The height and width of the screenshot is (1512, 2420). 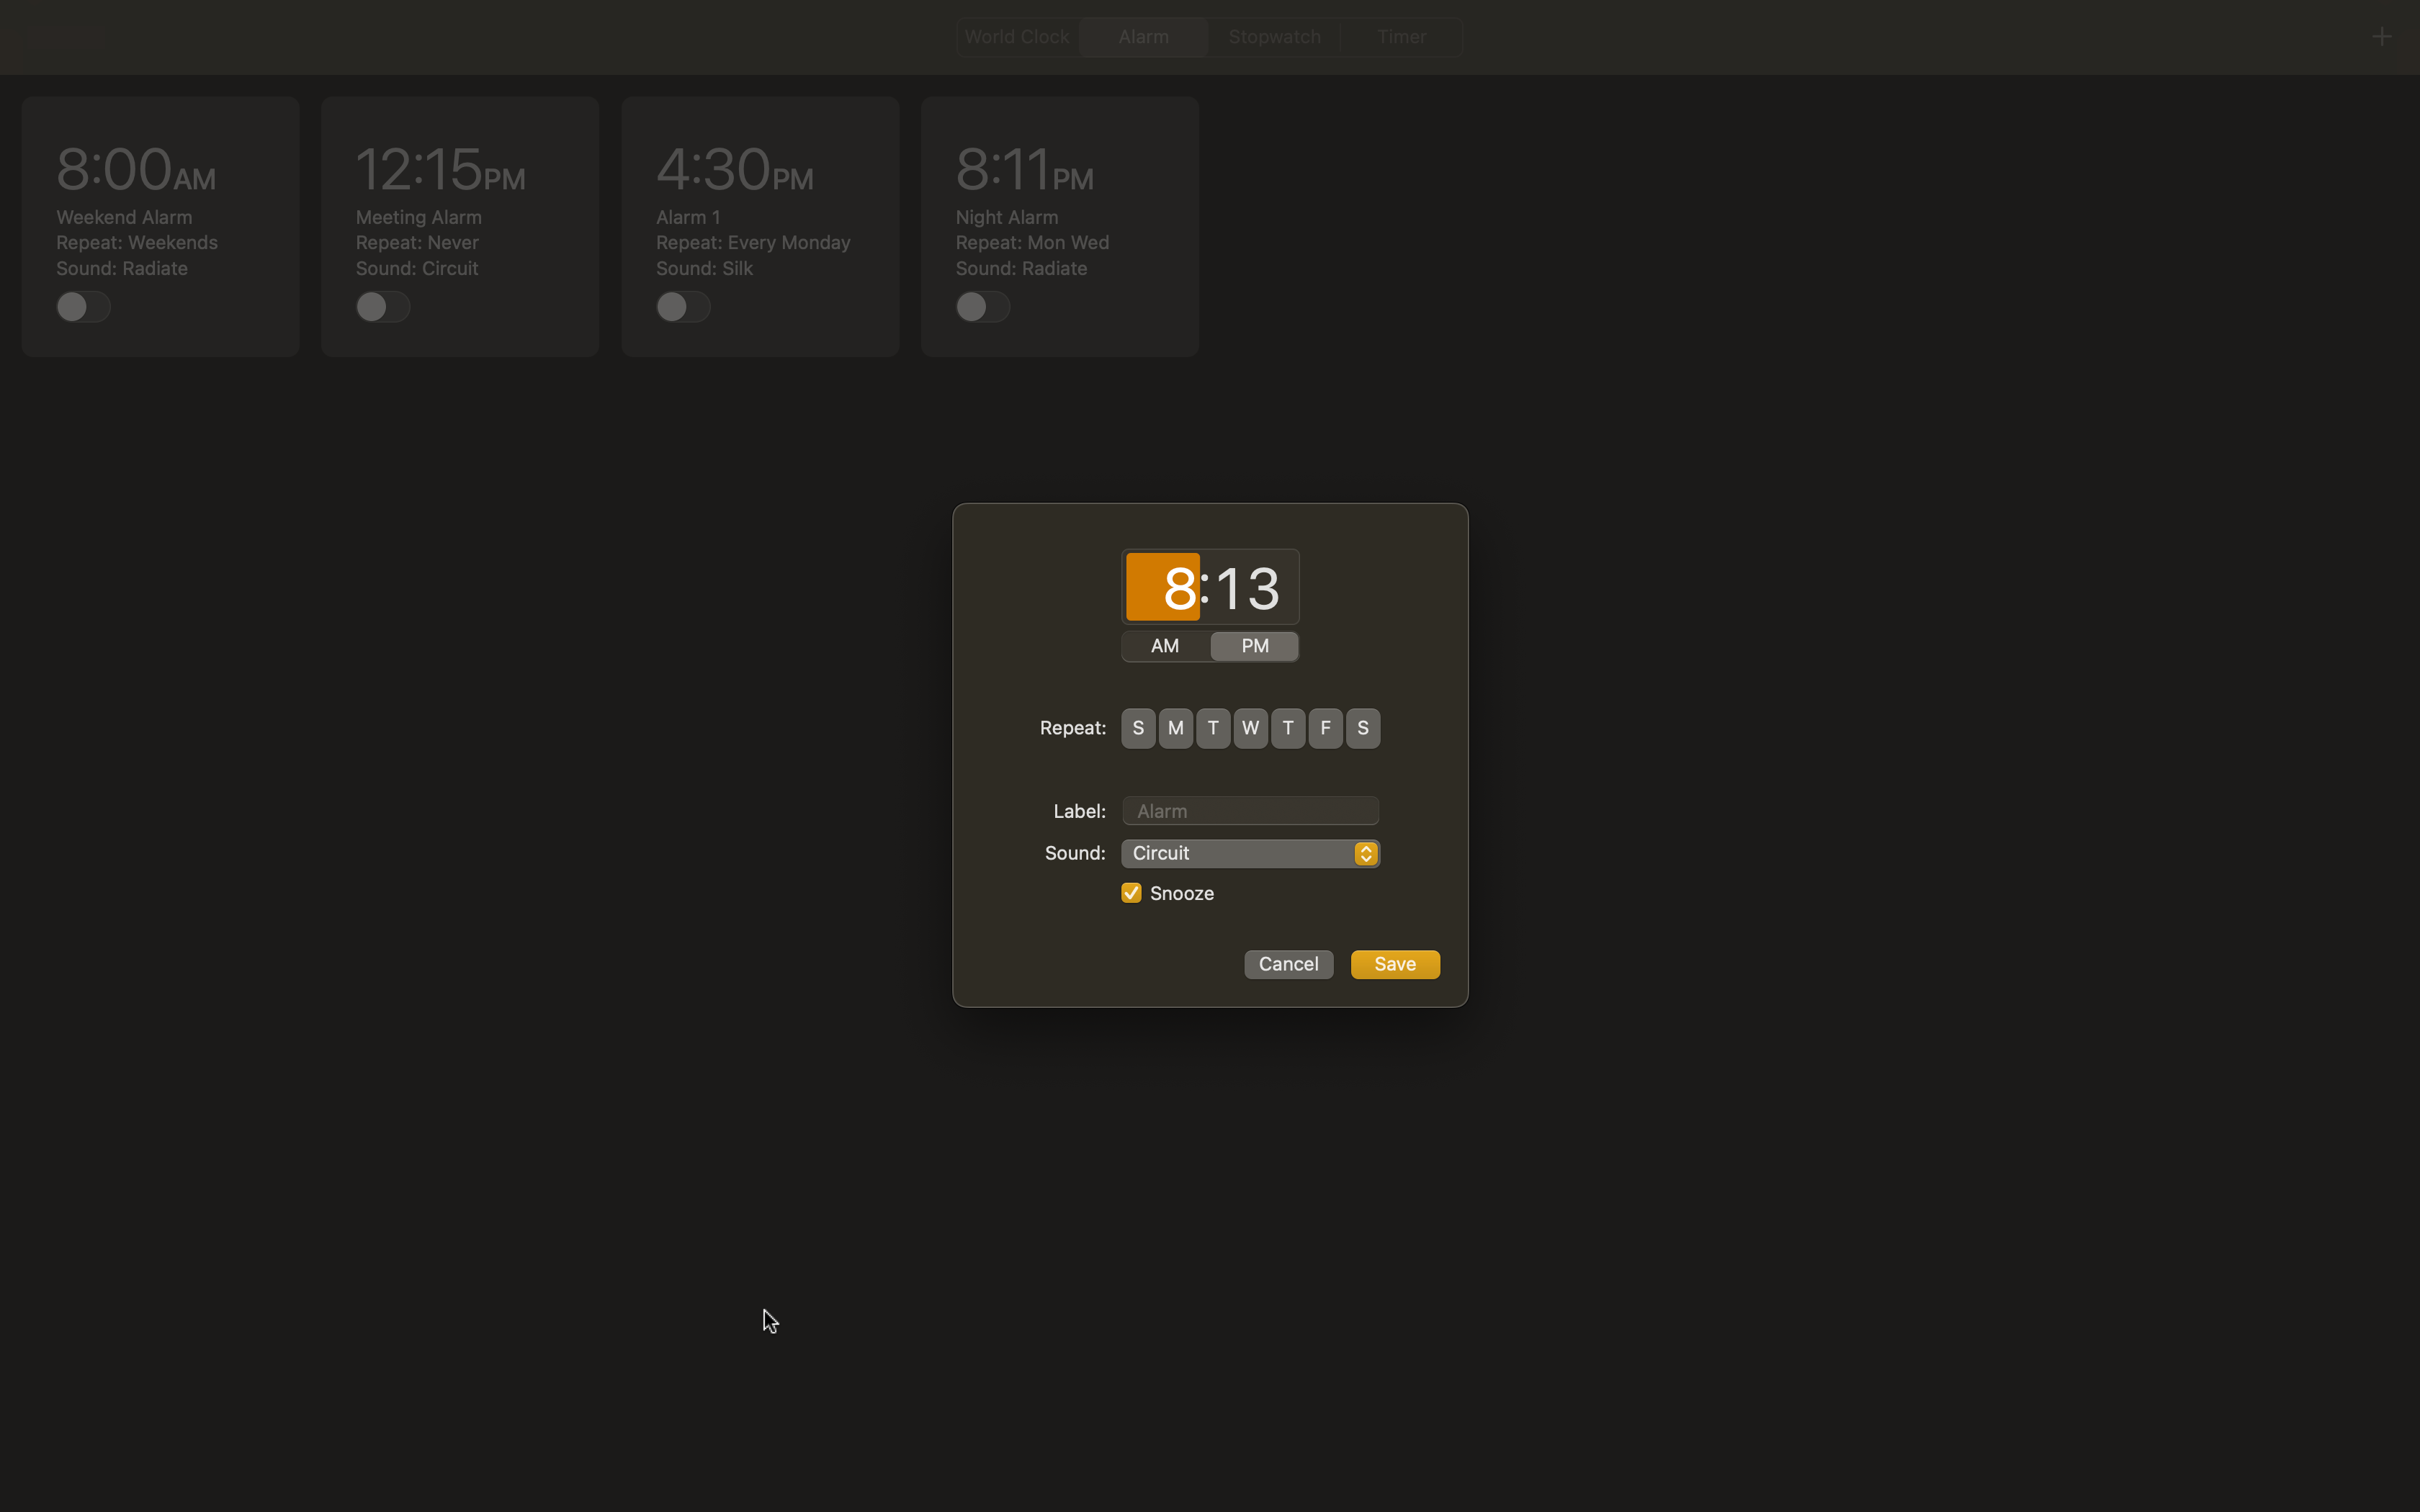 I want to click on the alarm to ring on all working days, so click(x=1175, y=727).